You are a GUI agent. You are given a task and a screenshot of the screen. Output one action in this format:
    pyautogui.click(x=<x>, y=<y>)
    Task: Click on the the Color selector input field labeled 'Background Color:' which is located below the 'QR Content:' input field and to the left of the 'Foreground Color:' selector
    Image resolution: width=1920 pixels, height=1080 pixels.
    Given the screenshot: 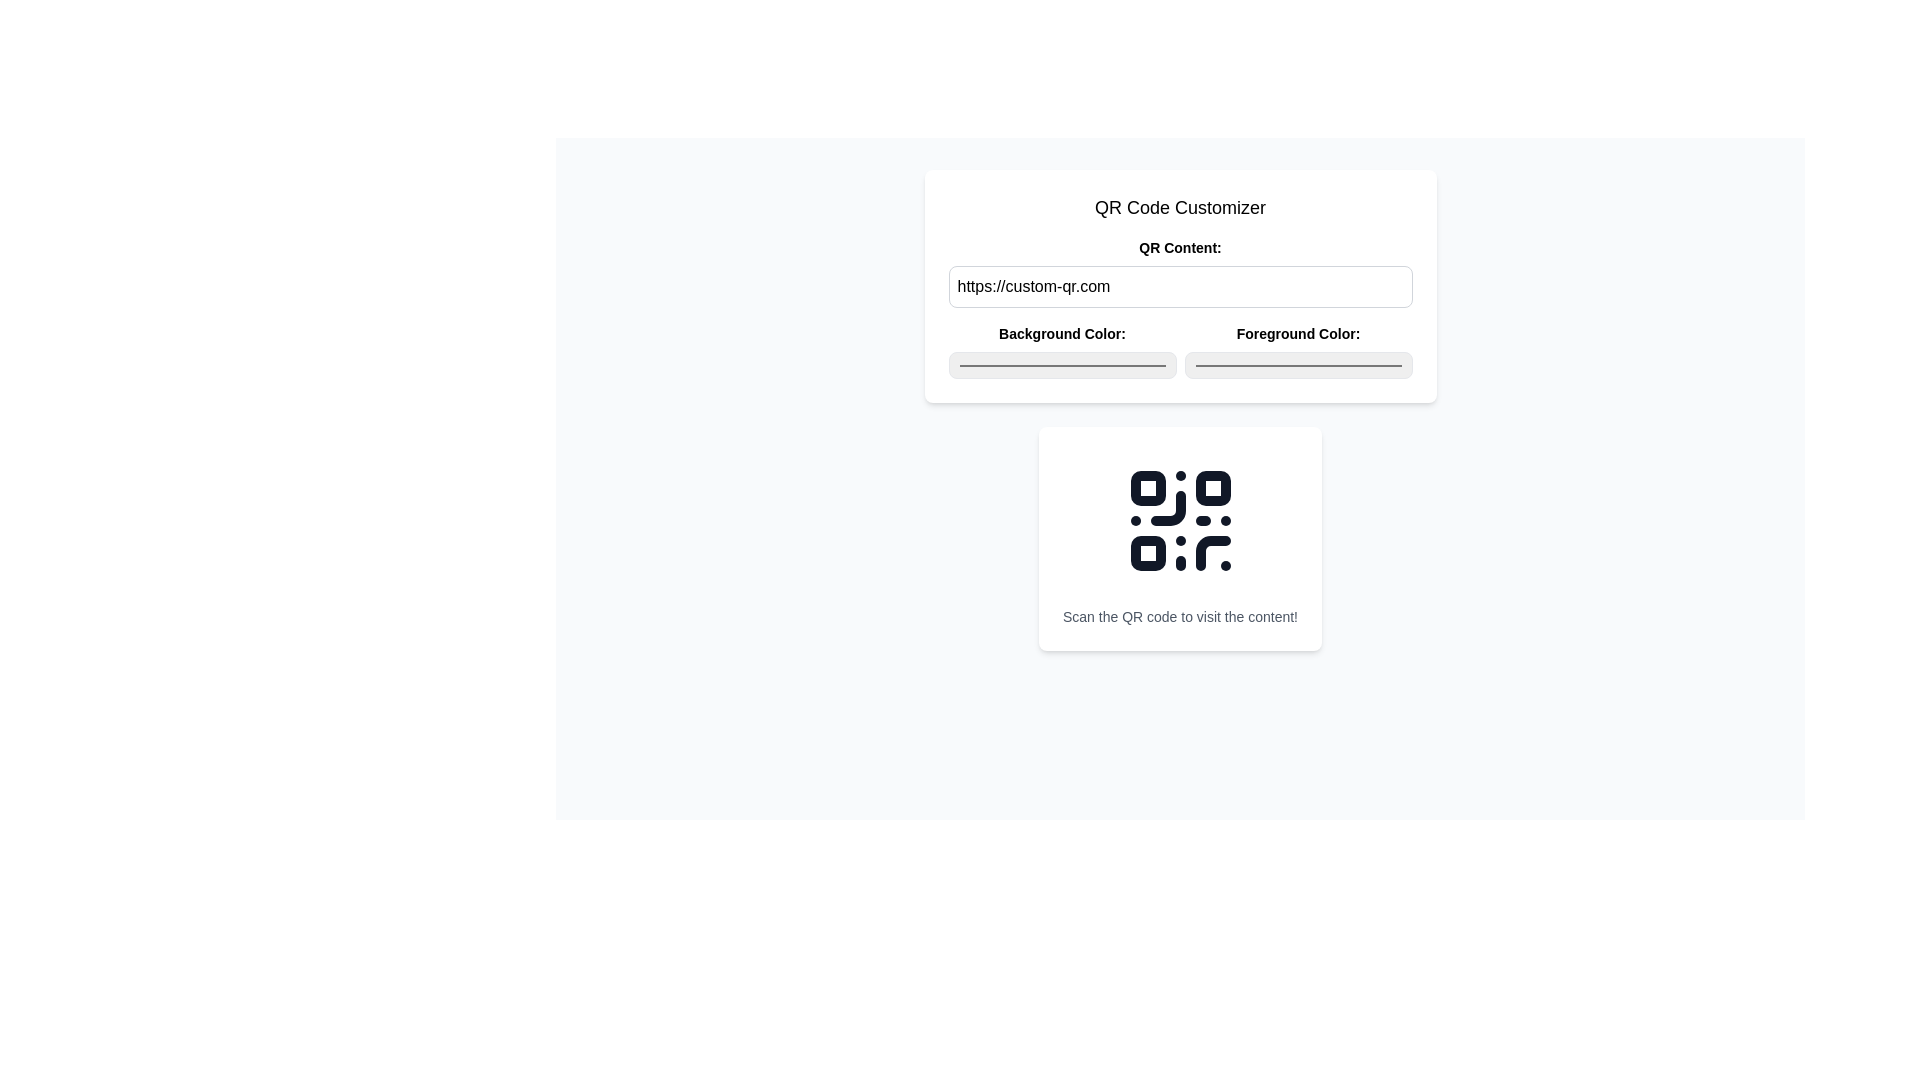 What is the action you would take?
    pyautogui.click(x=1061, y=350)
    